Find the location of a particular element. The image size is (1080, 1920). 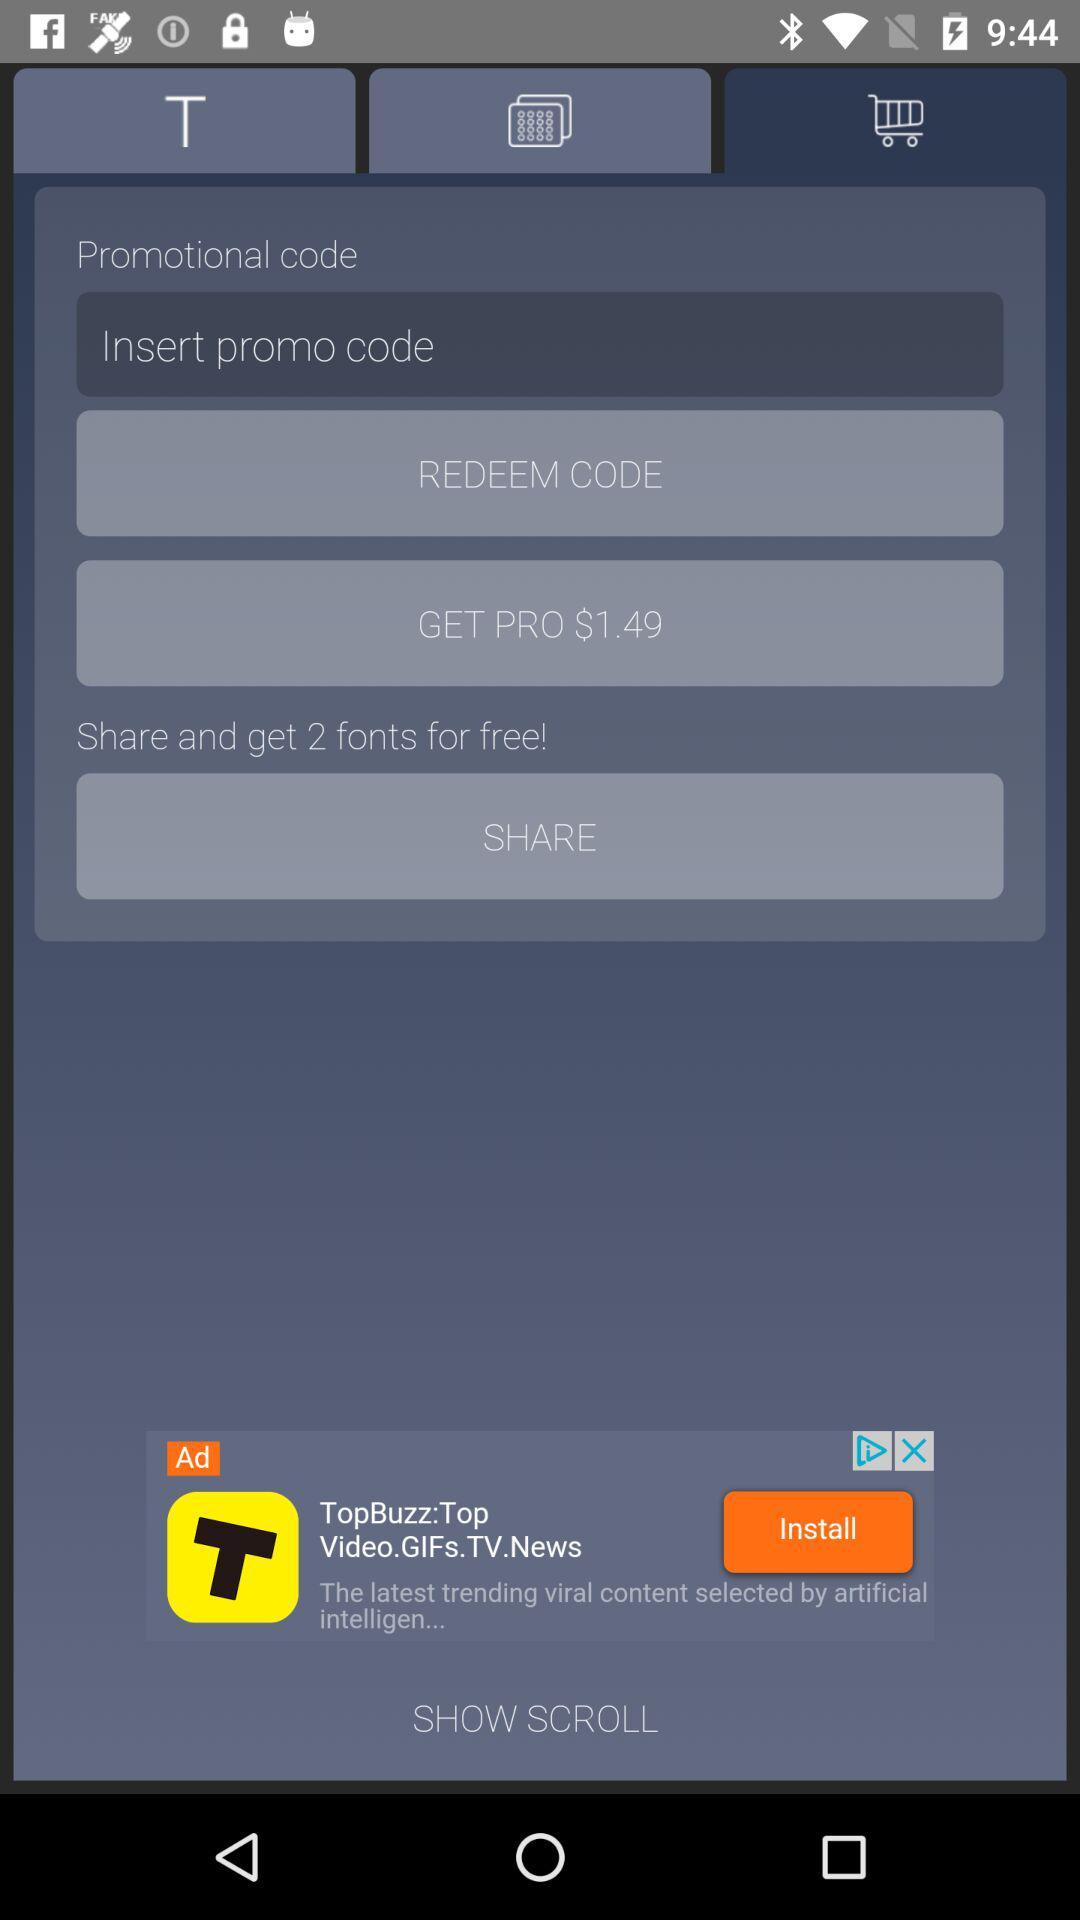

advertisement is located at coordinates (540, 1535).